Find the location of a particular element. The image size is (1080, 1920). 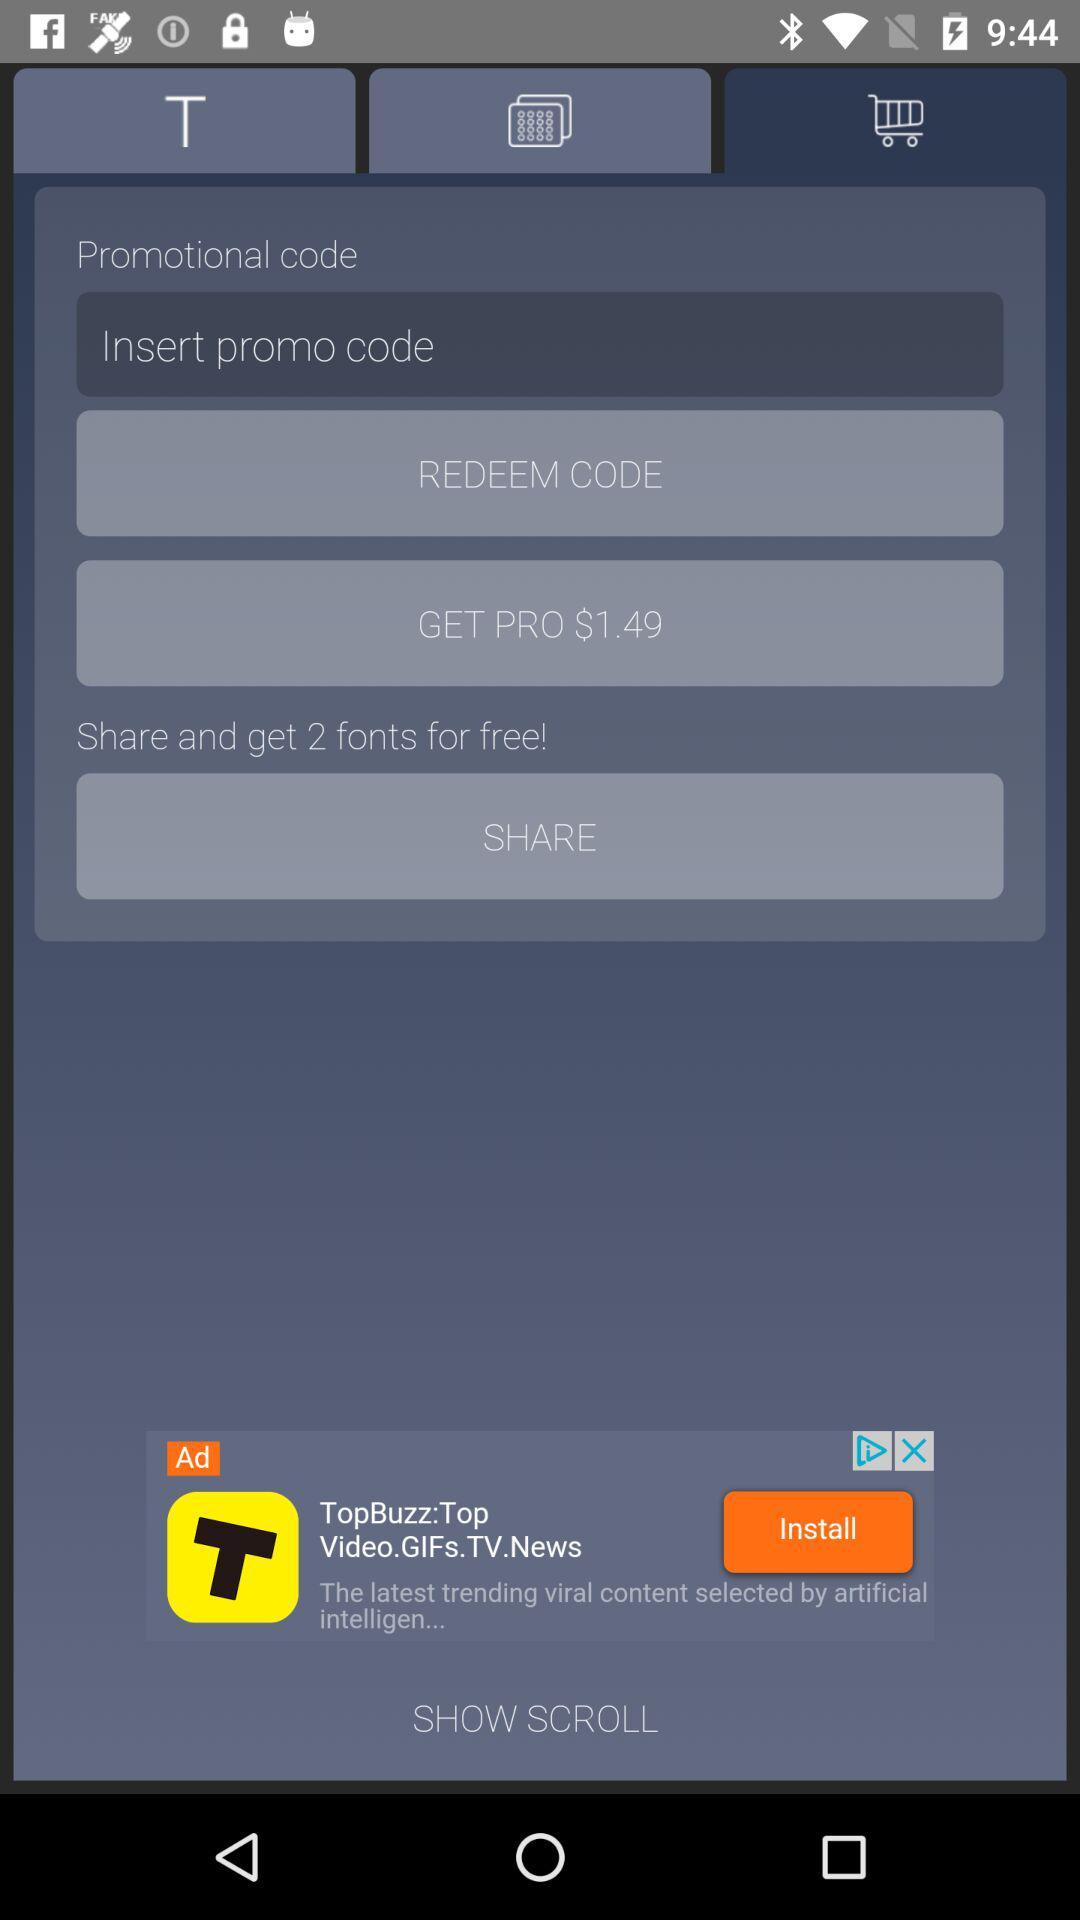

advertisement is located at coordinates (540, 1535).